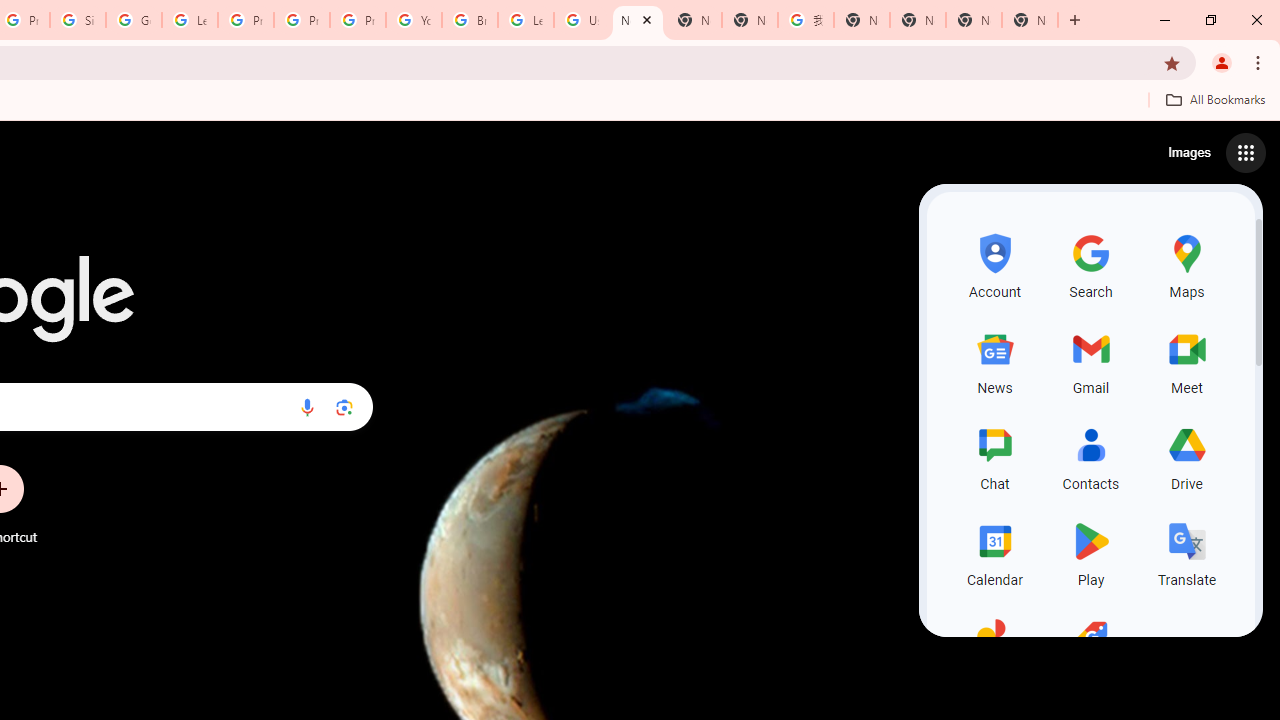 The image size is (1280, 720). Describe the element at coordinates (78, 20) in the screenshot. I see `'Sign in - Google Accounts'` at that location.